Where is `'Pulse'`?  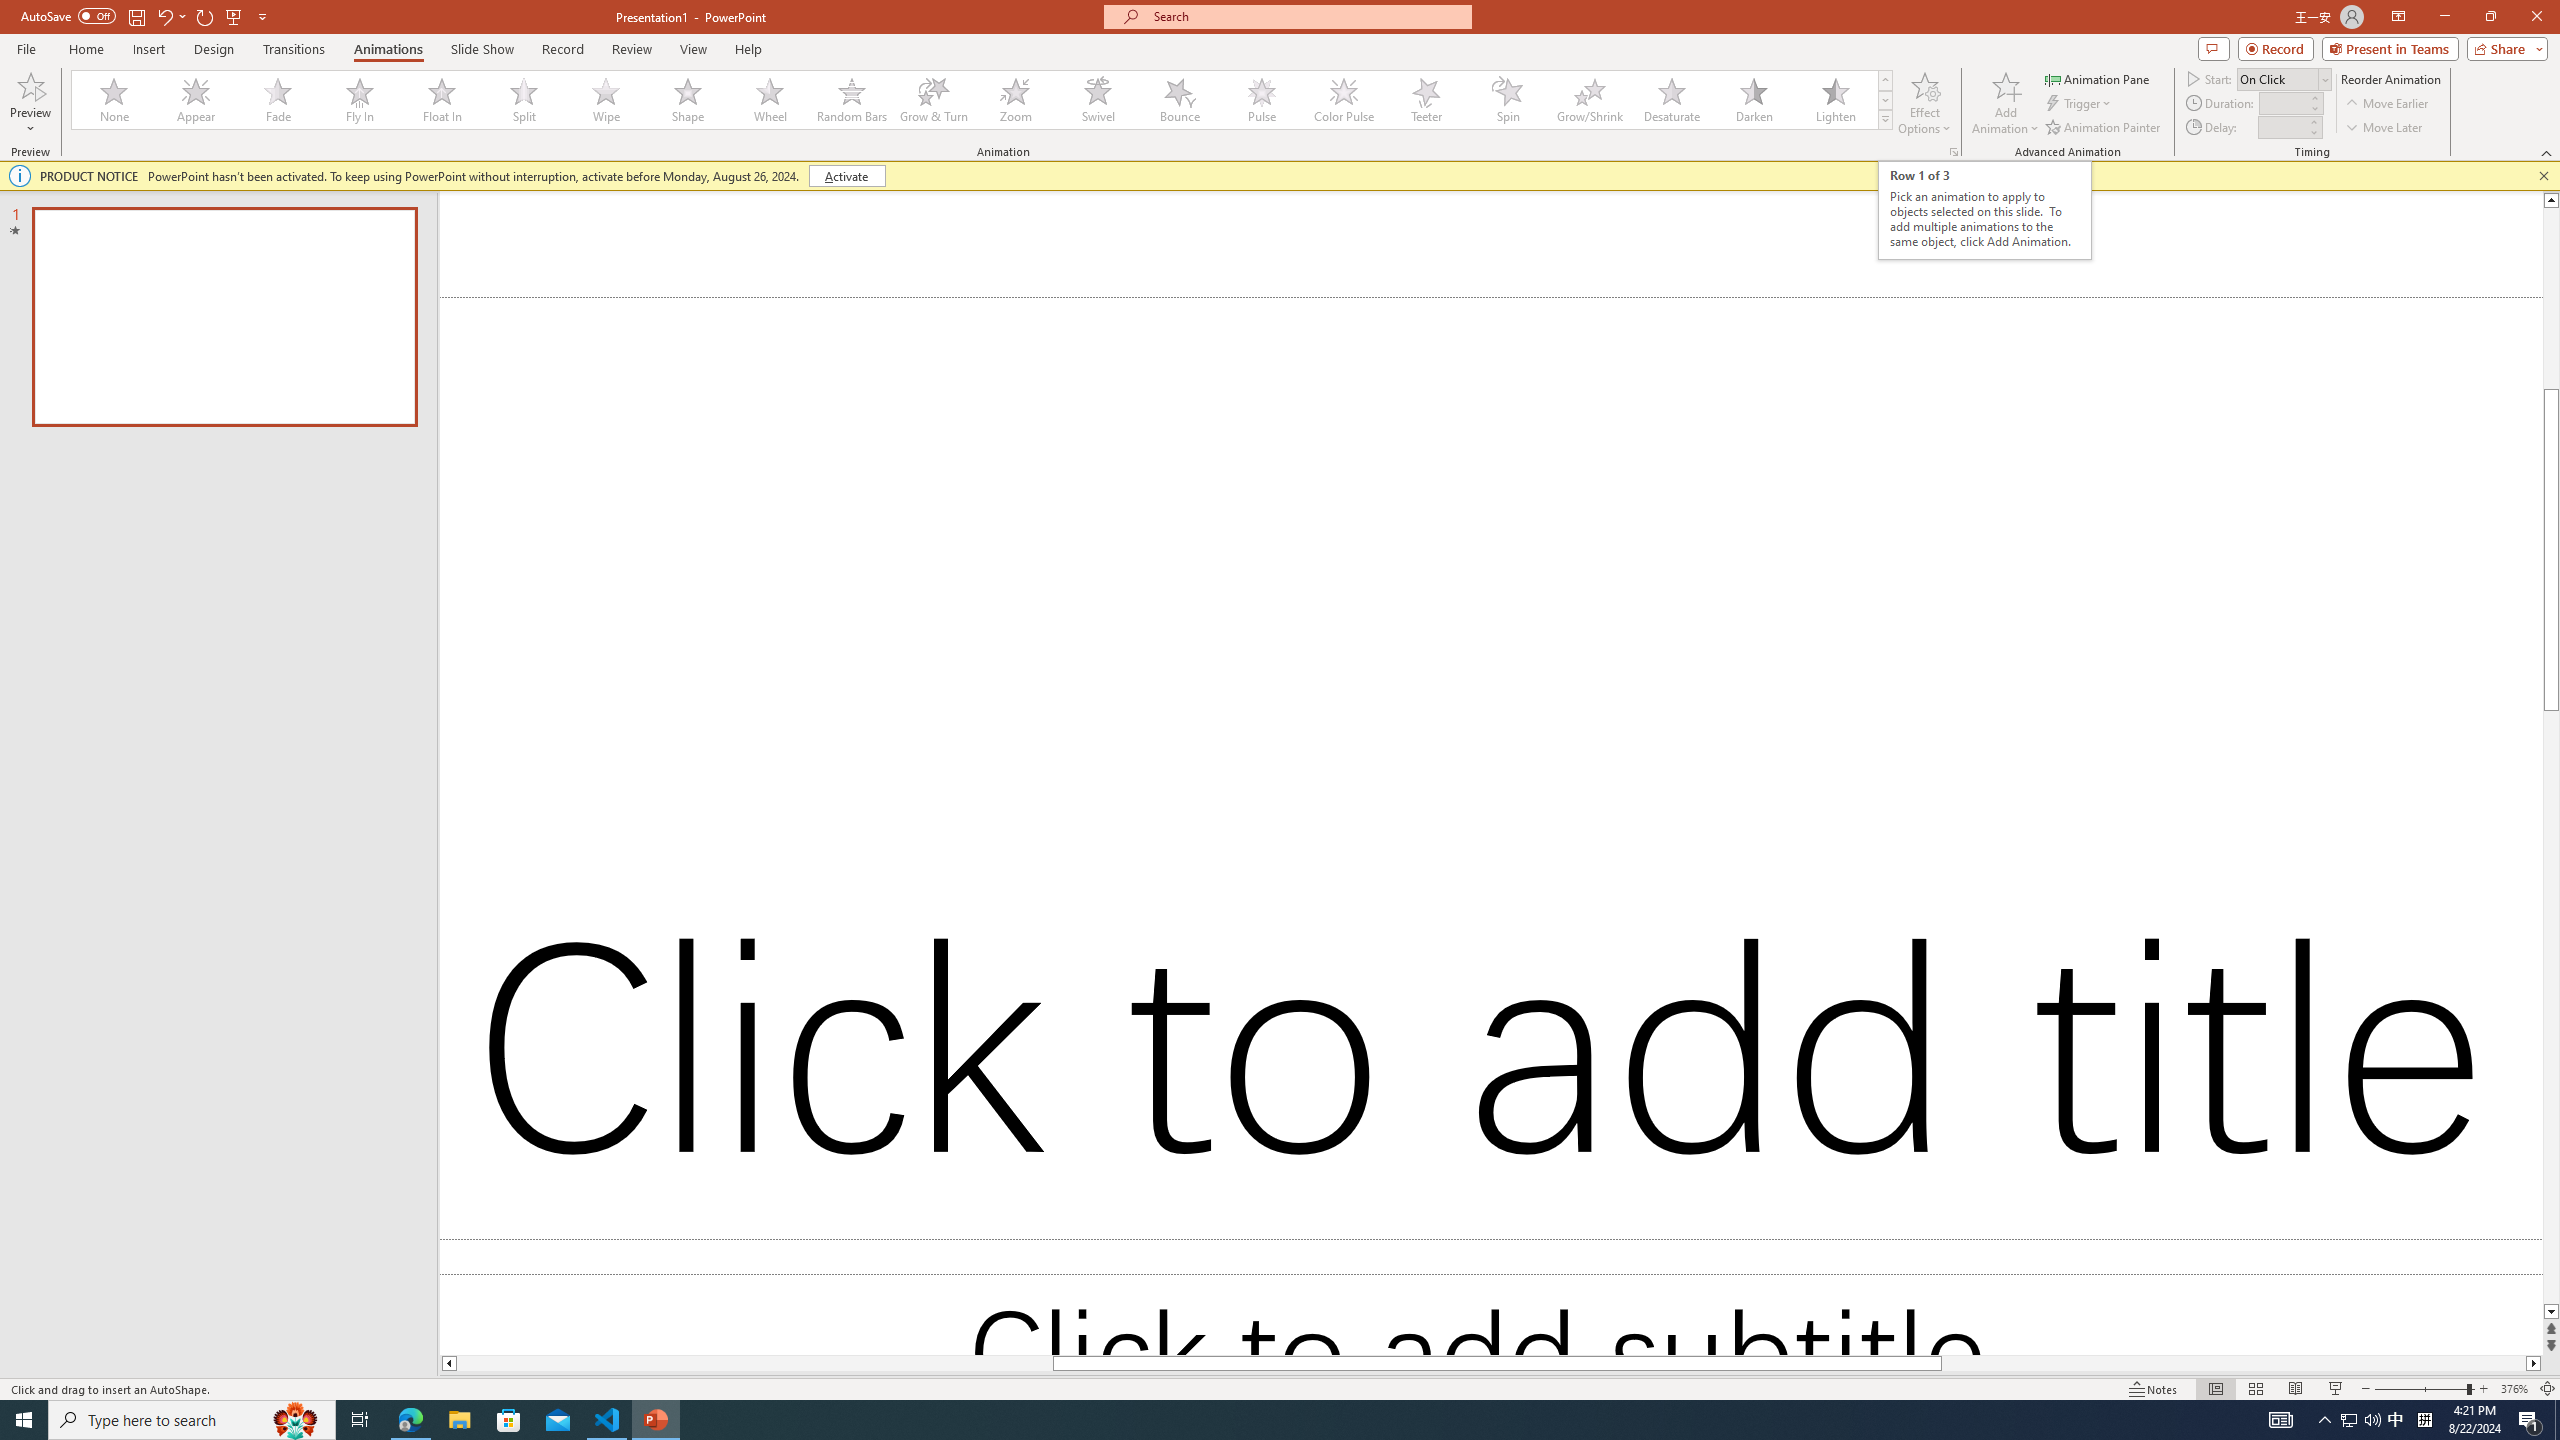
'Pulse' is located at coordinates (1261, 99).